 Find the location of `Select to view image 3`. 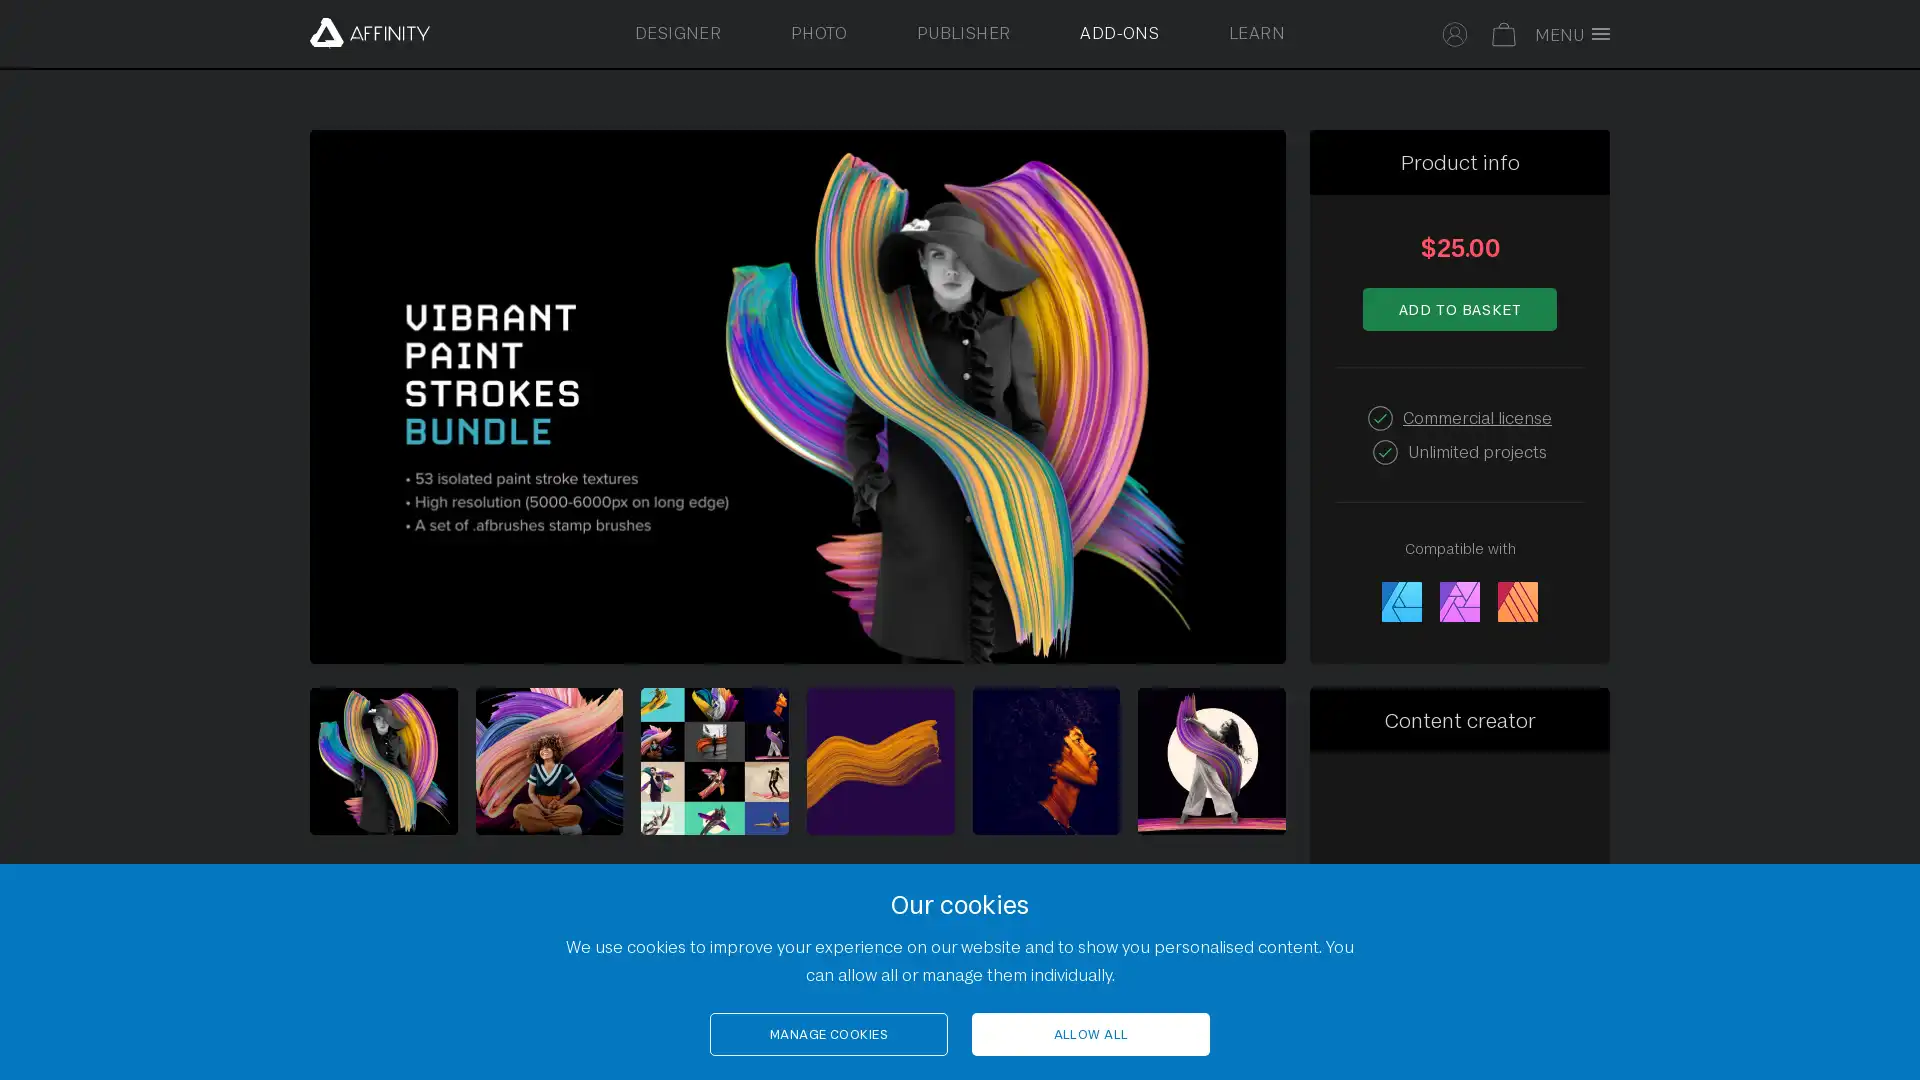

Select to view image 3 is located at coordinates (715, 760).